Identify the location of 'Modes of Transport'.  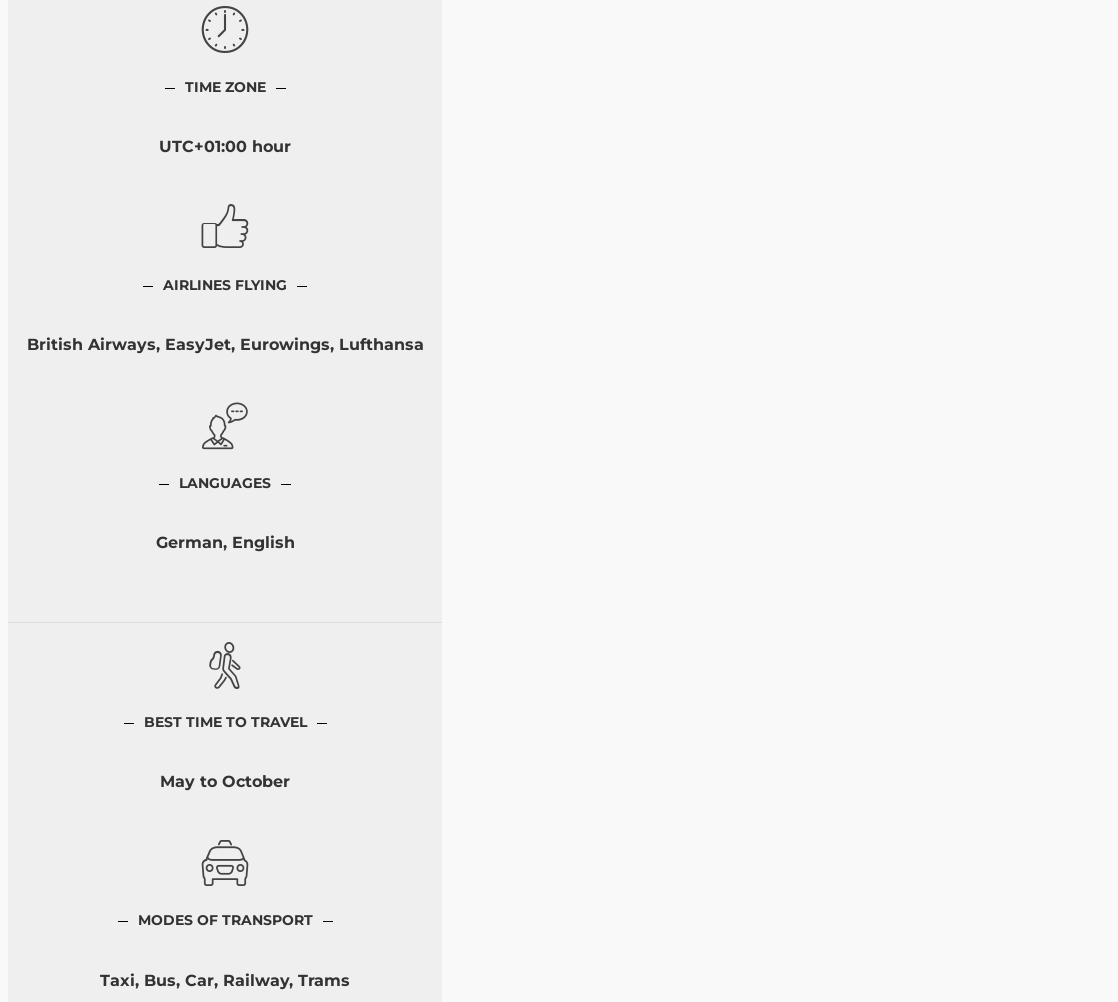
(224, 919).